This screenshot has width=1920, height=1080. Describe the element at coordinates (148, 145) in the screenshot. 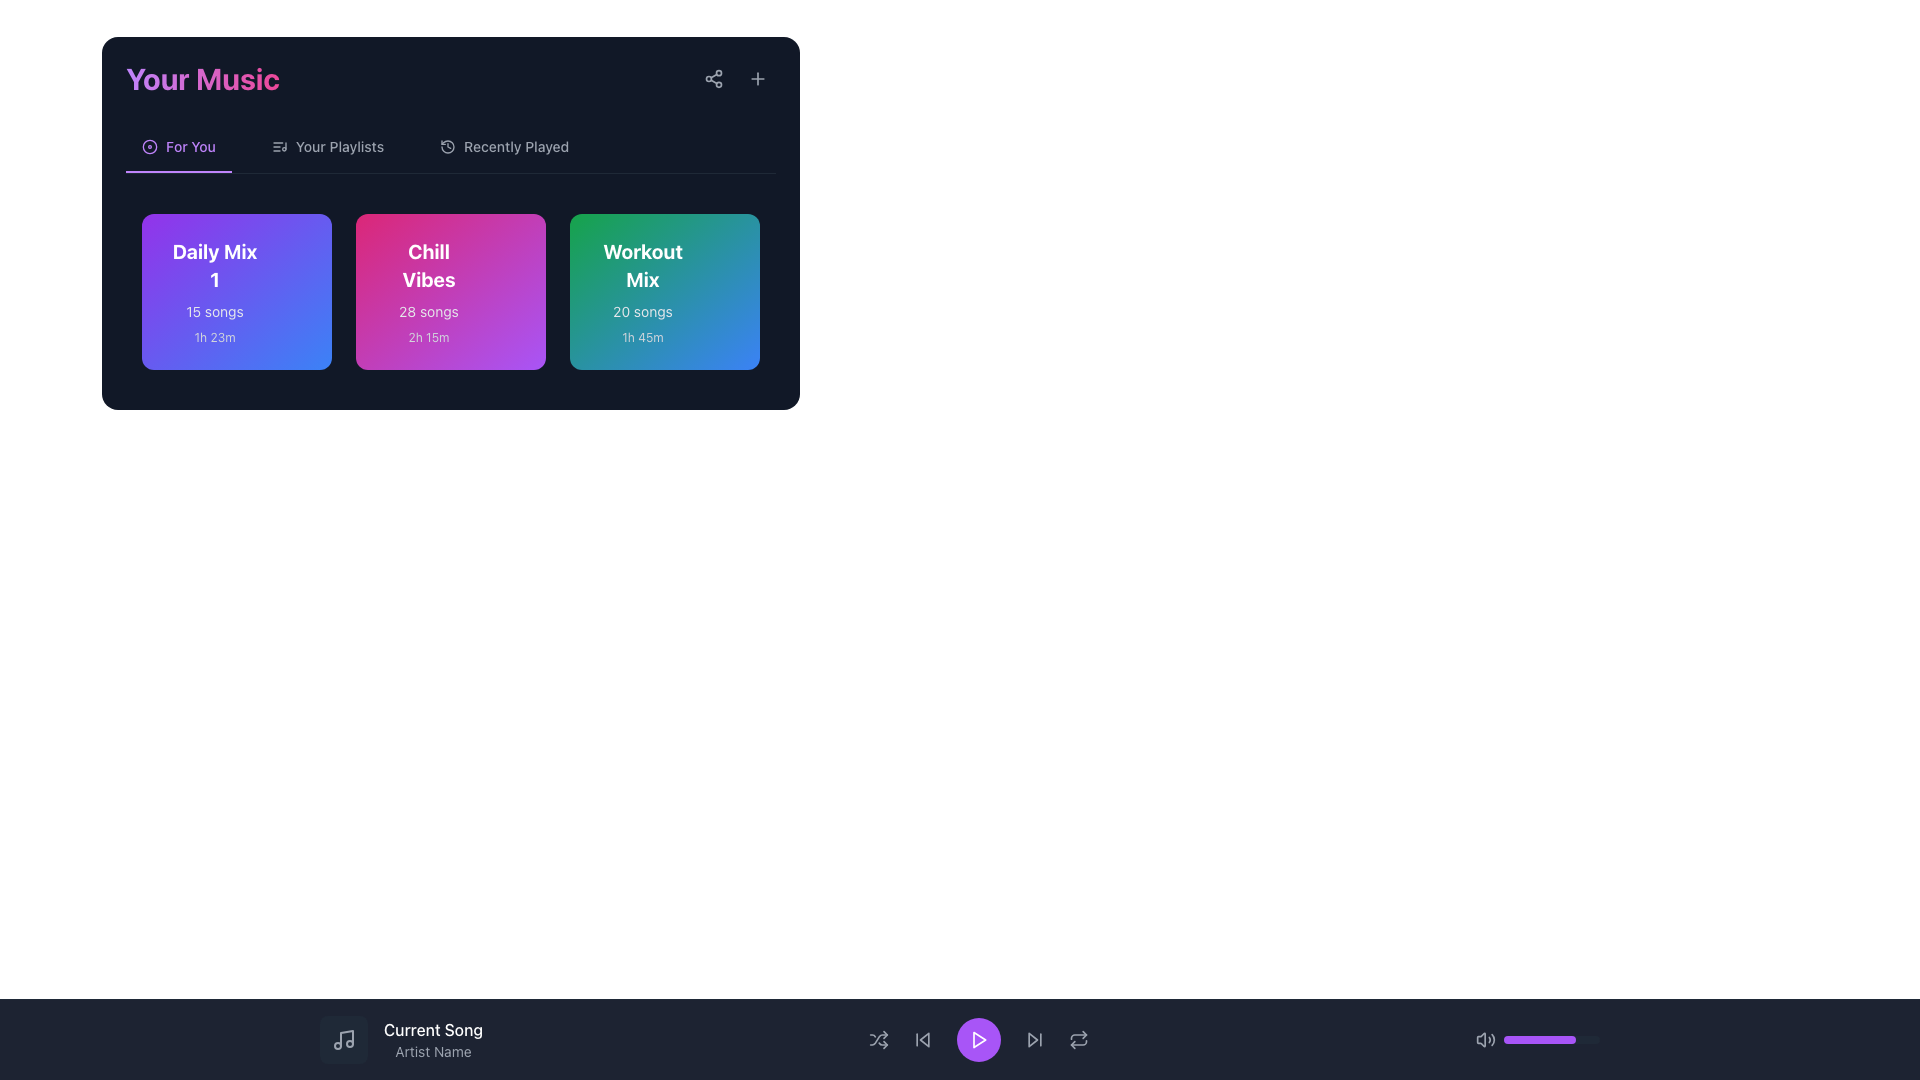

I see `the decorative circular SVG element adjacent to the 'For You' text in the navigation bar` at that location.